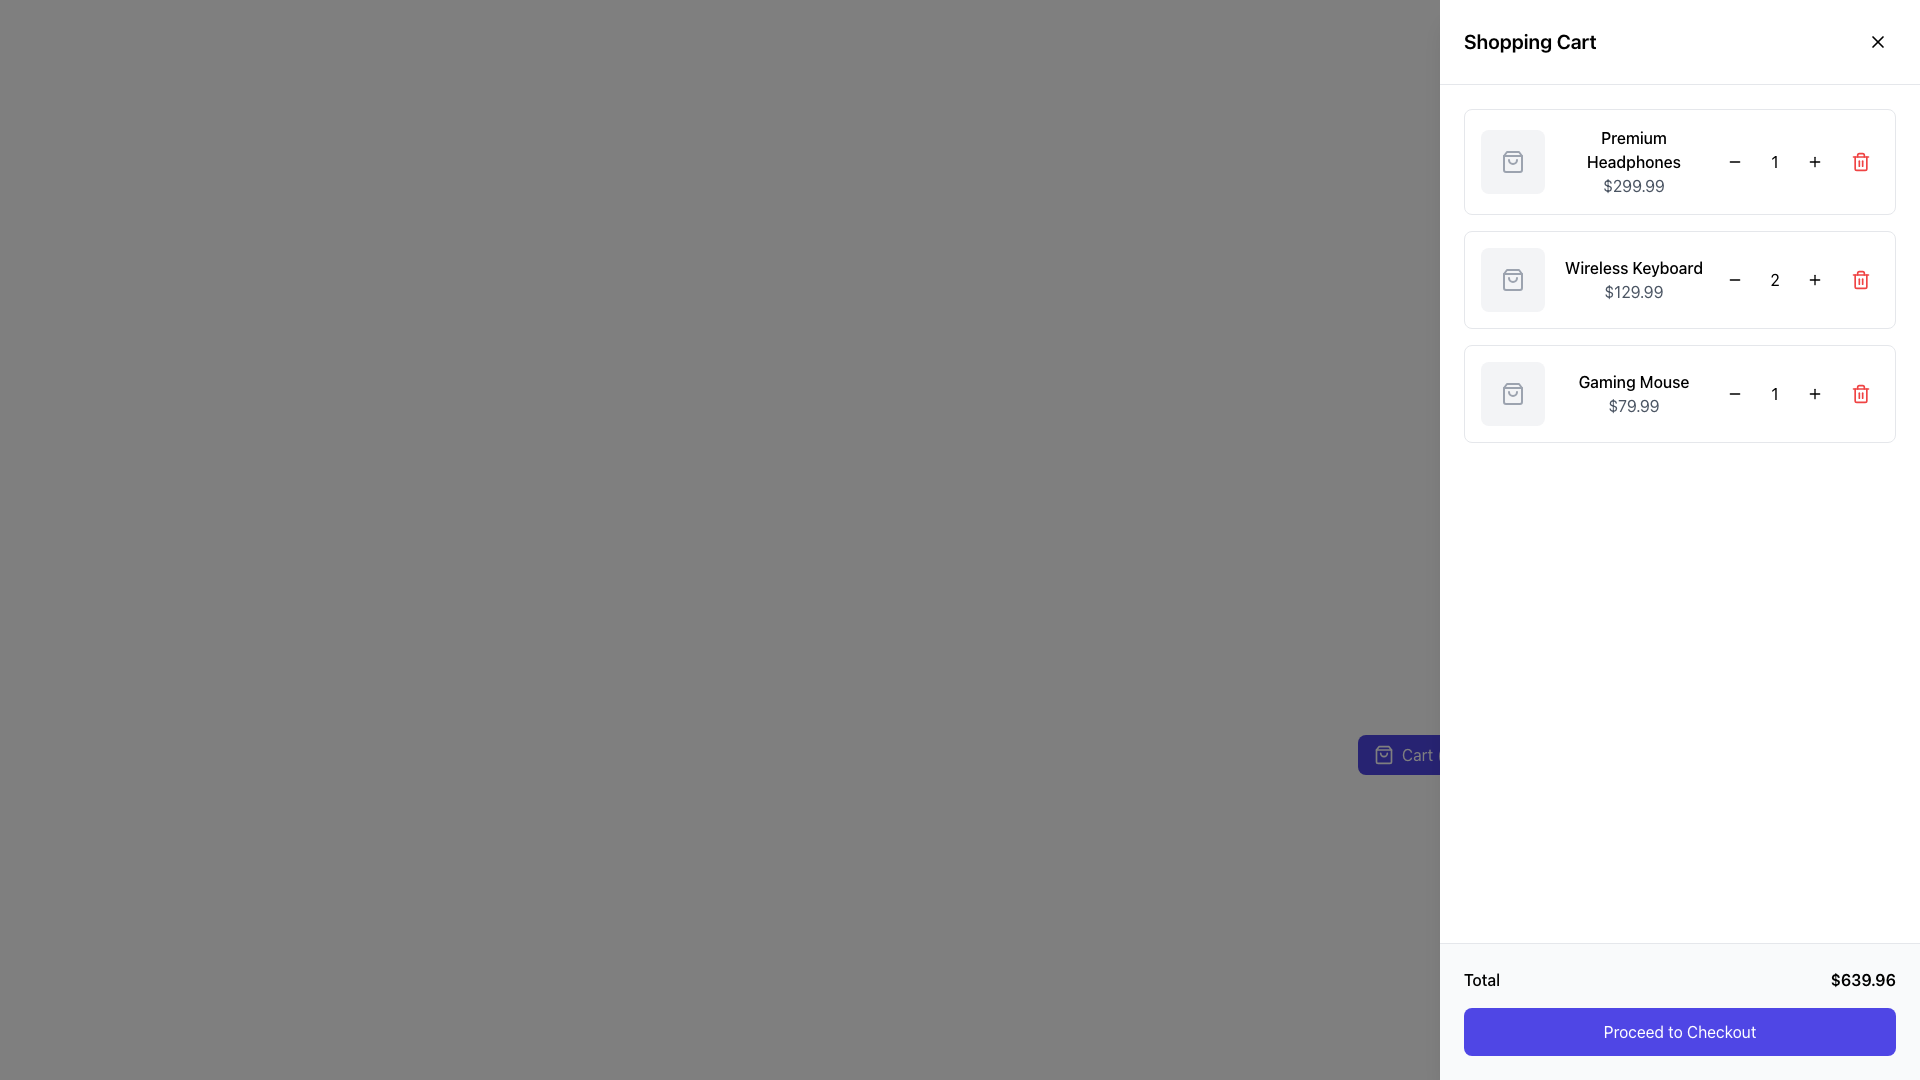  What do you see at coordinates (1633, 405) in the screenshot?
I see `the text displaying '$79.99' located in the cart panel beneath 'Gaming Mouse'` at bounding box center [1633, 405].